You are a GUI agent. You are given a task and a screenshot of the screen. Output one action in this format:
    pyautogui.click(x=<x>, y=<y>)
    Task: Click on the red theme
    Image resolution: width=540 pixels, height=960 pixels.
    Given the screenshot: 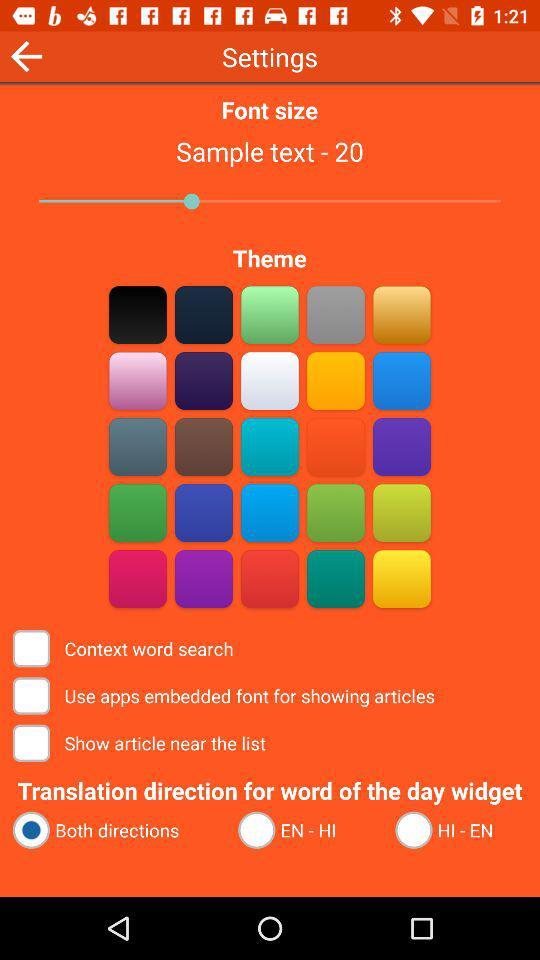 What is the action you would take?
    pyautogui.click(x=137, y=578)
    